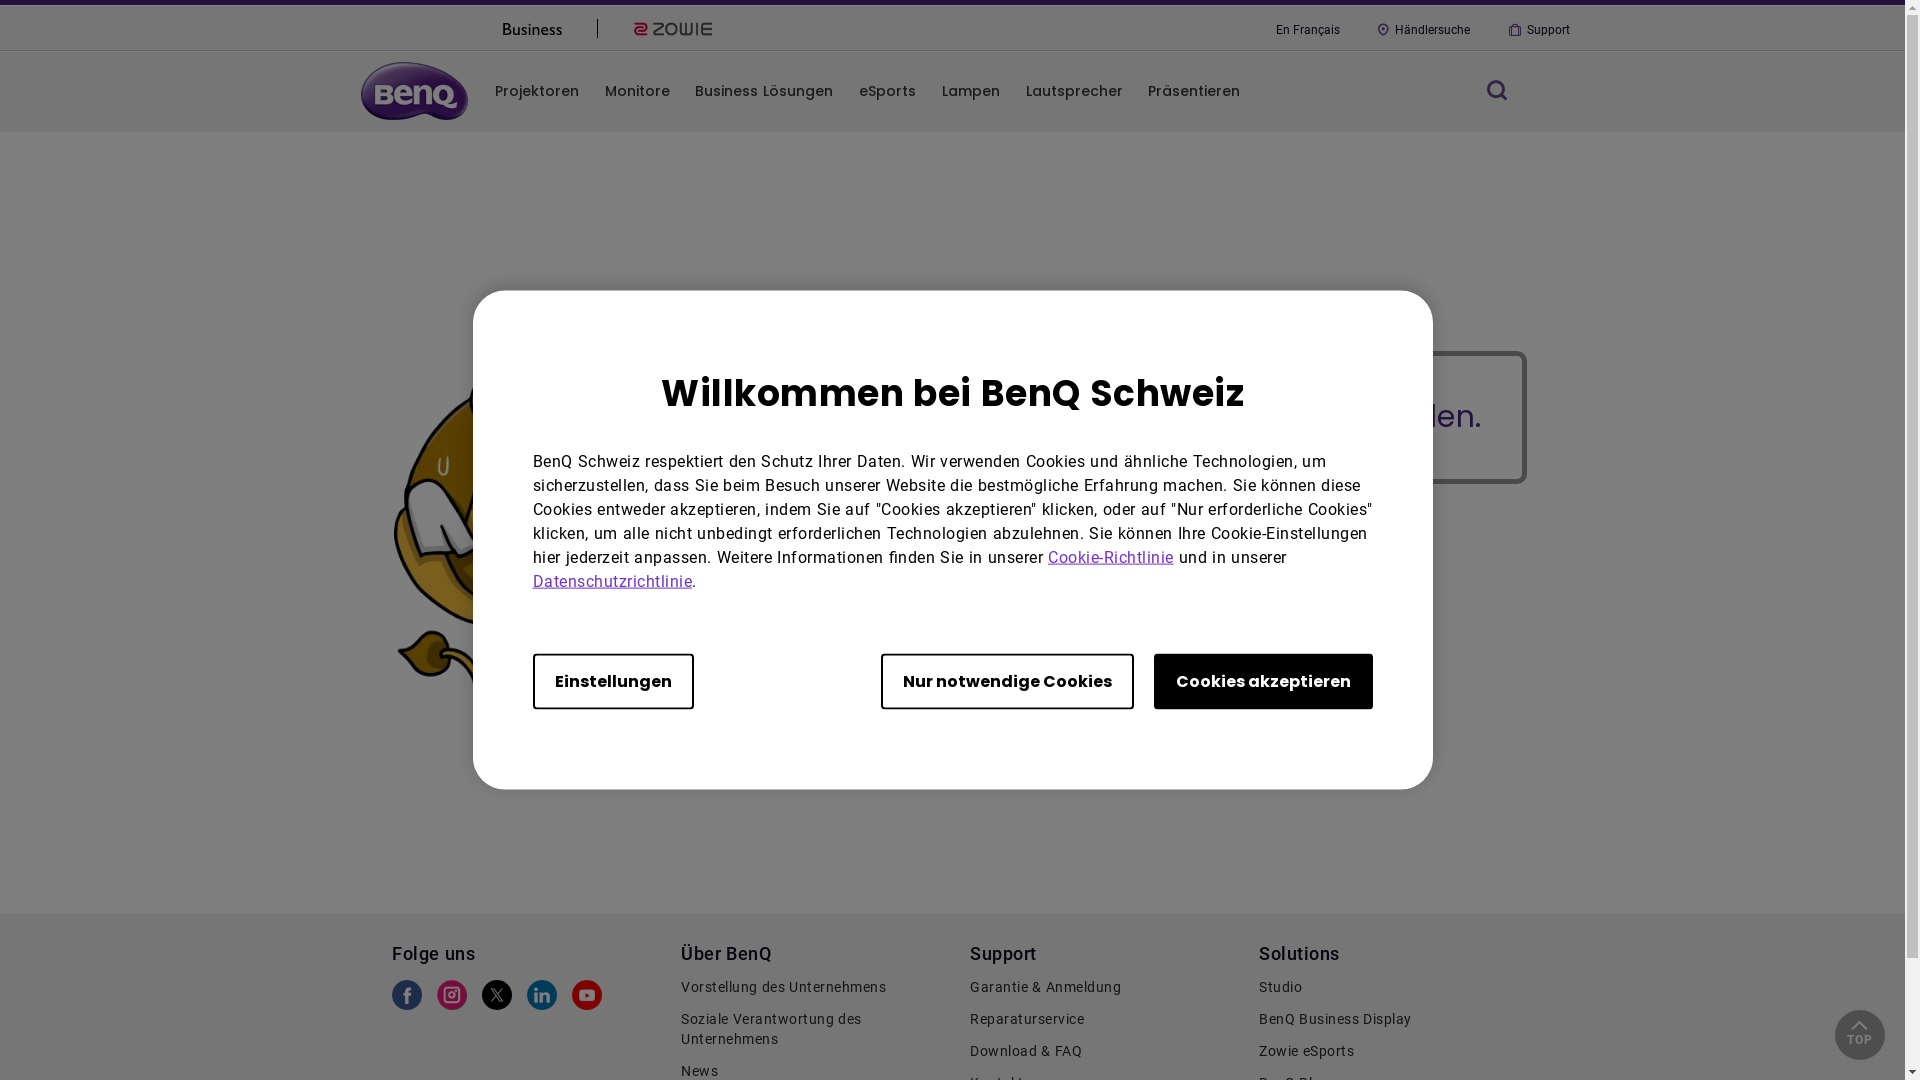 The height and width of the screenshot is (1080, 1920). I want to click on 'BenQ Business Display', so click(1392, 1019).